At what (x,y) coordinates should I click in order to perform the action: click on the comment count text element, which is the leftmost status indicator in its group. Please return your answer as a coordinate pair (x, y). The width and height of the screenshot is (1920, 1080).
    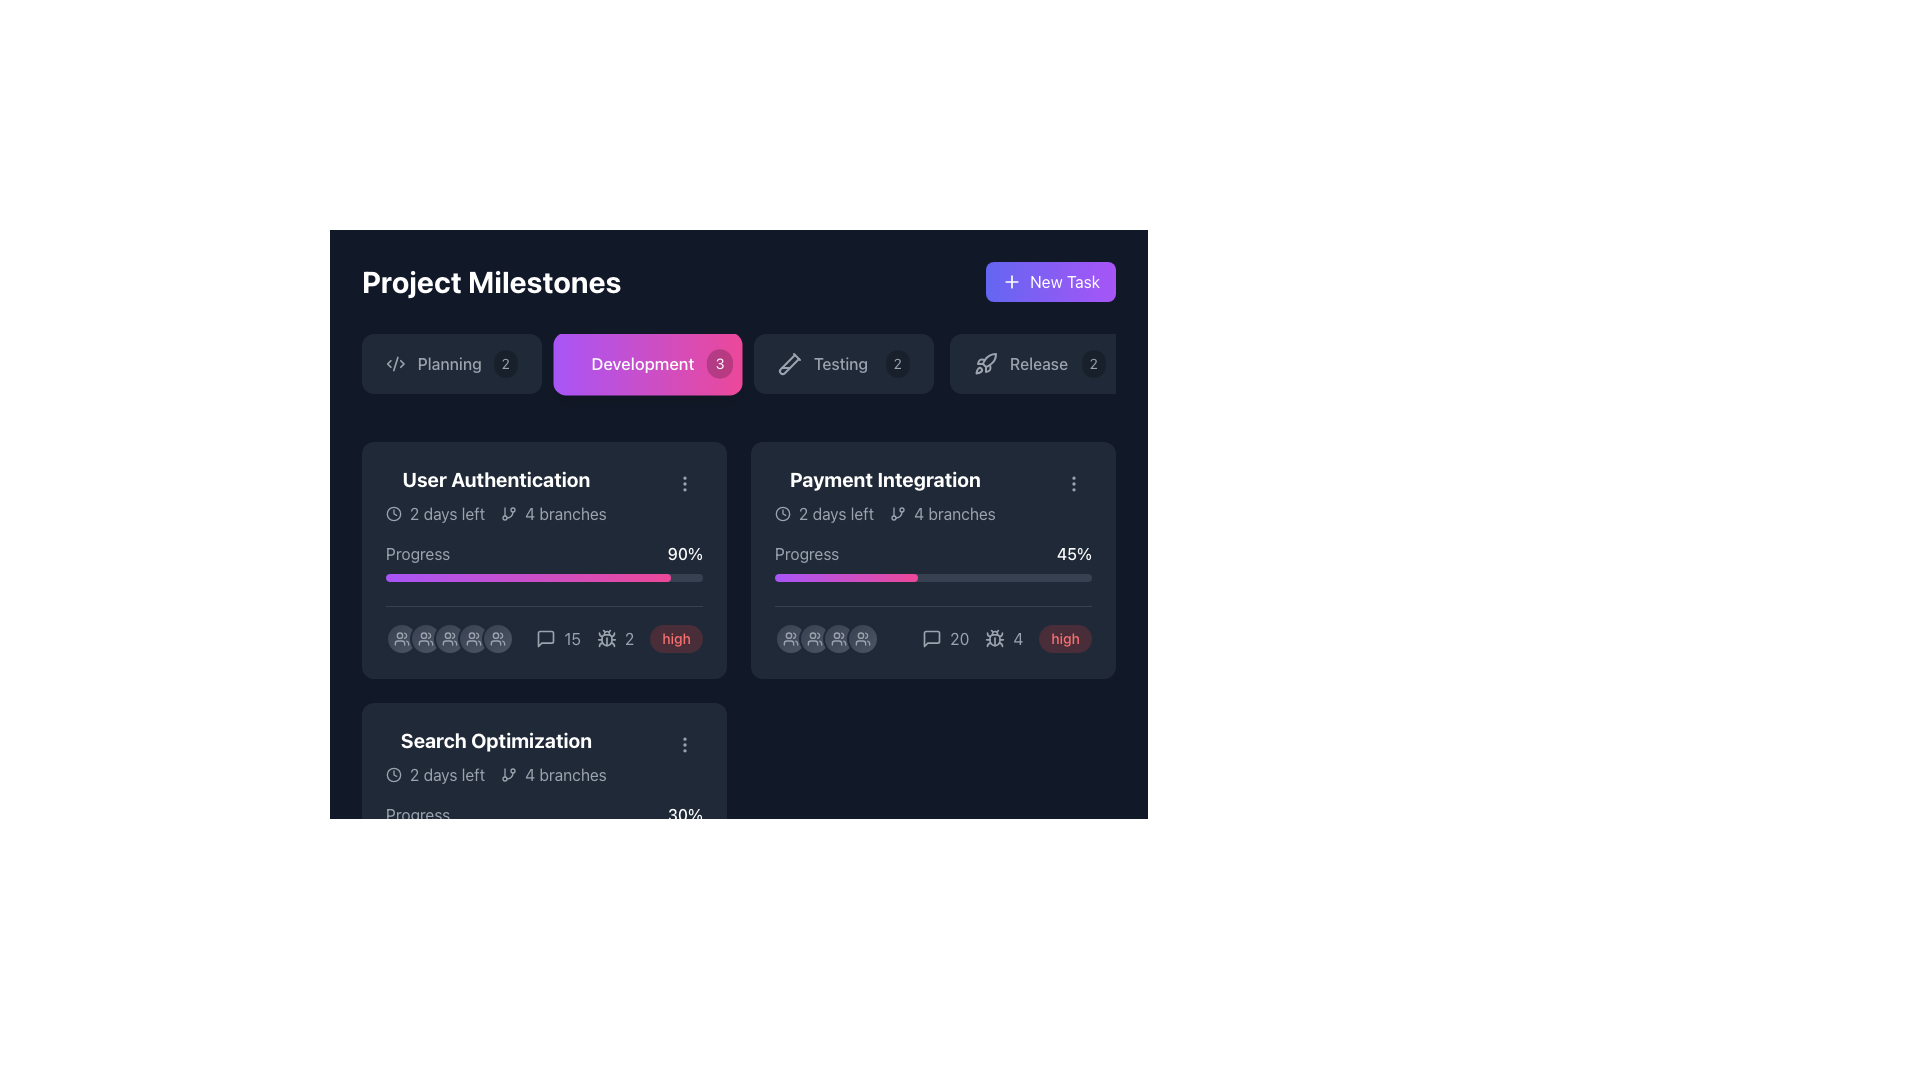
    Looking at the image, I should click on (558, 639).